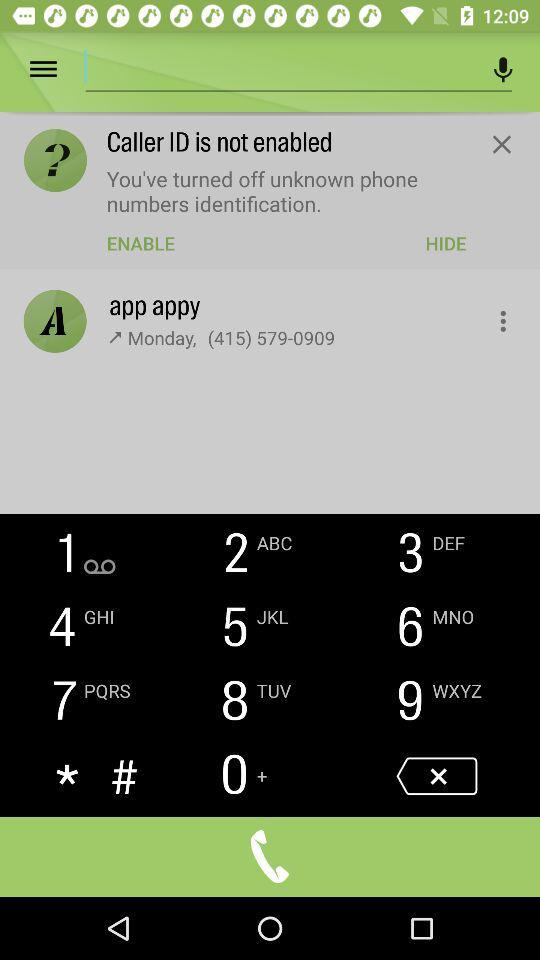 The width and height of the screenshot is (540, 960). I want to click on the microphone icon, so click(502, 69).